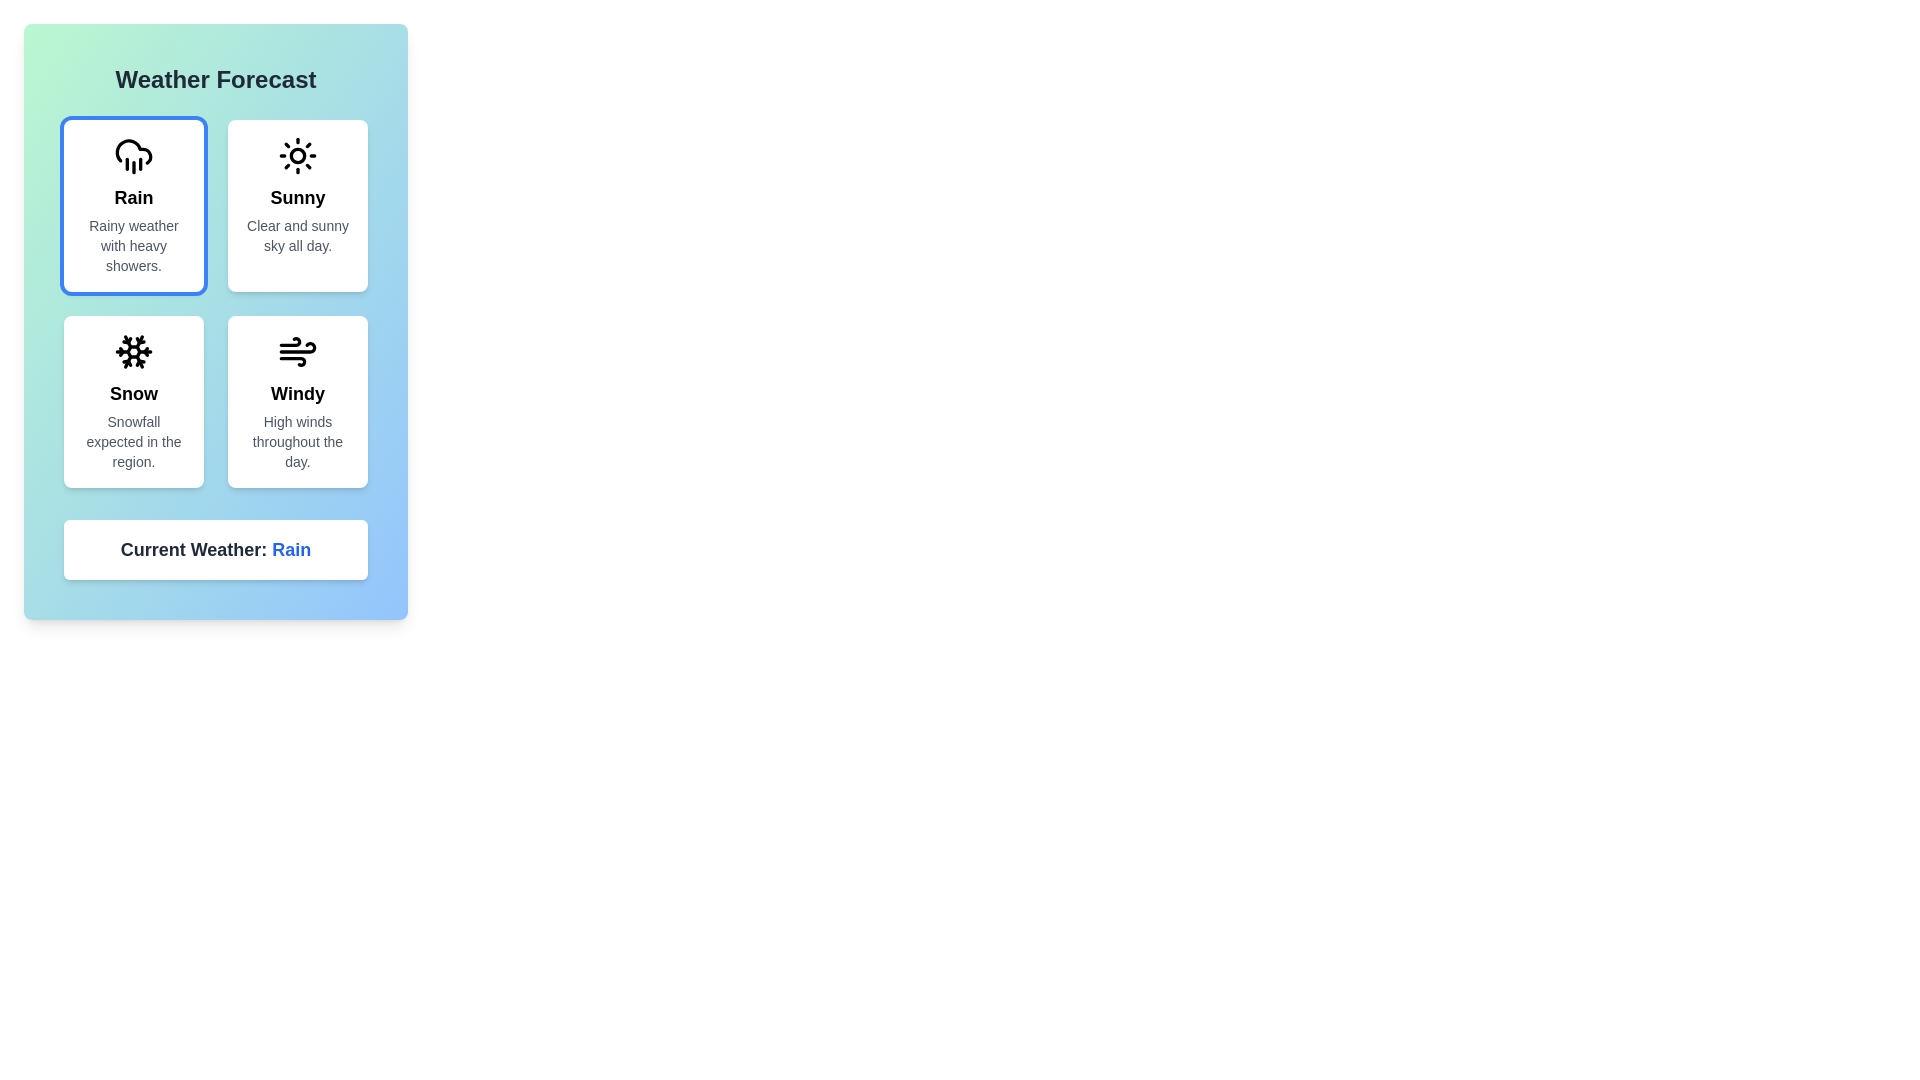 The height and width of the screenshot is (1080, 1920). What do you see at coordinates (133, 154) in the screenshot?
I see `the rainy weather condition icon located in the top-left corner of the first weather card in the grid layout` at bounding box center [133, 154].